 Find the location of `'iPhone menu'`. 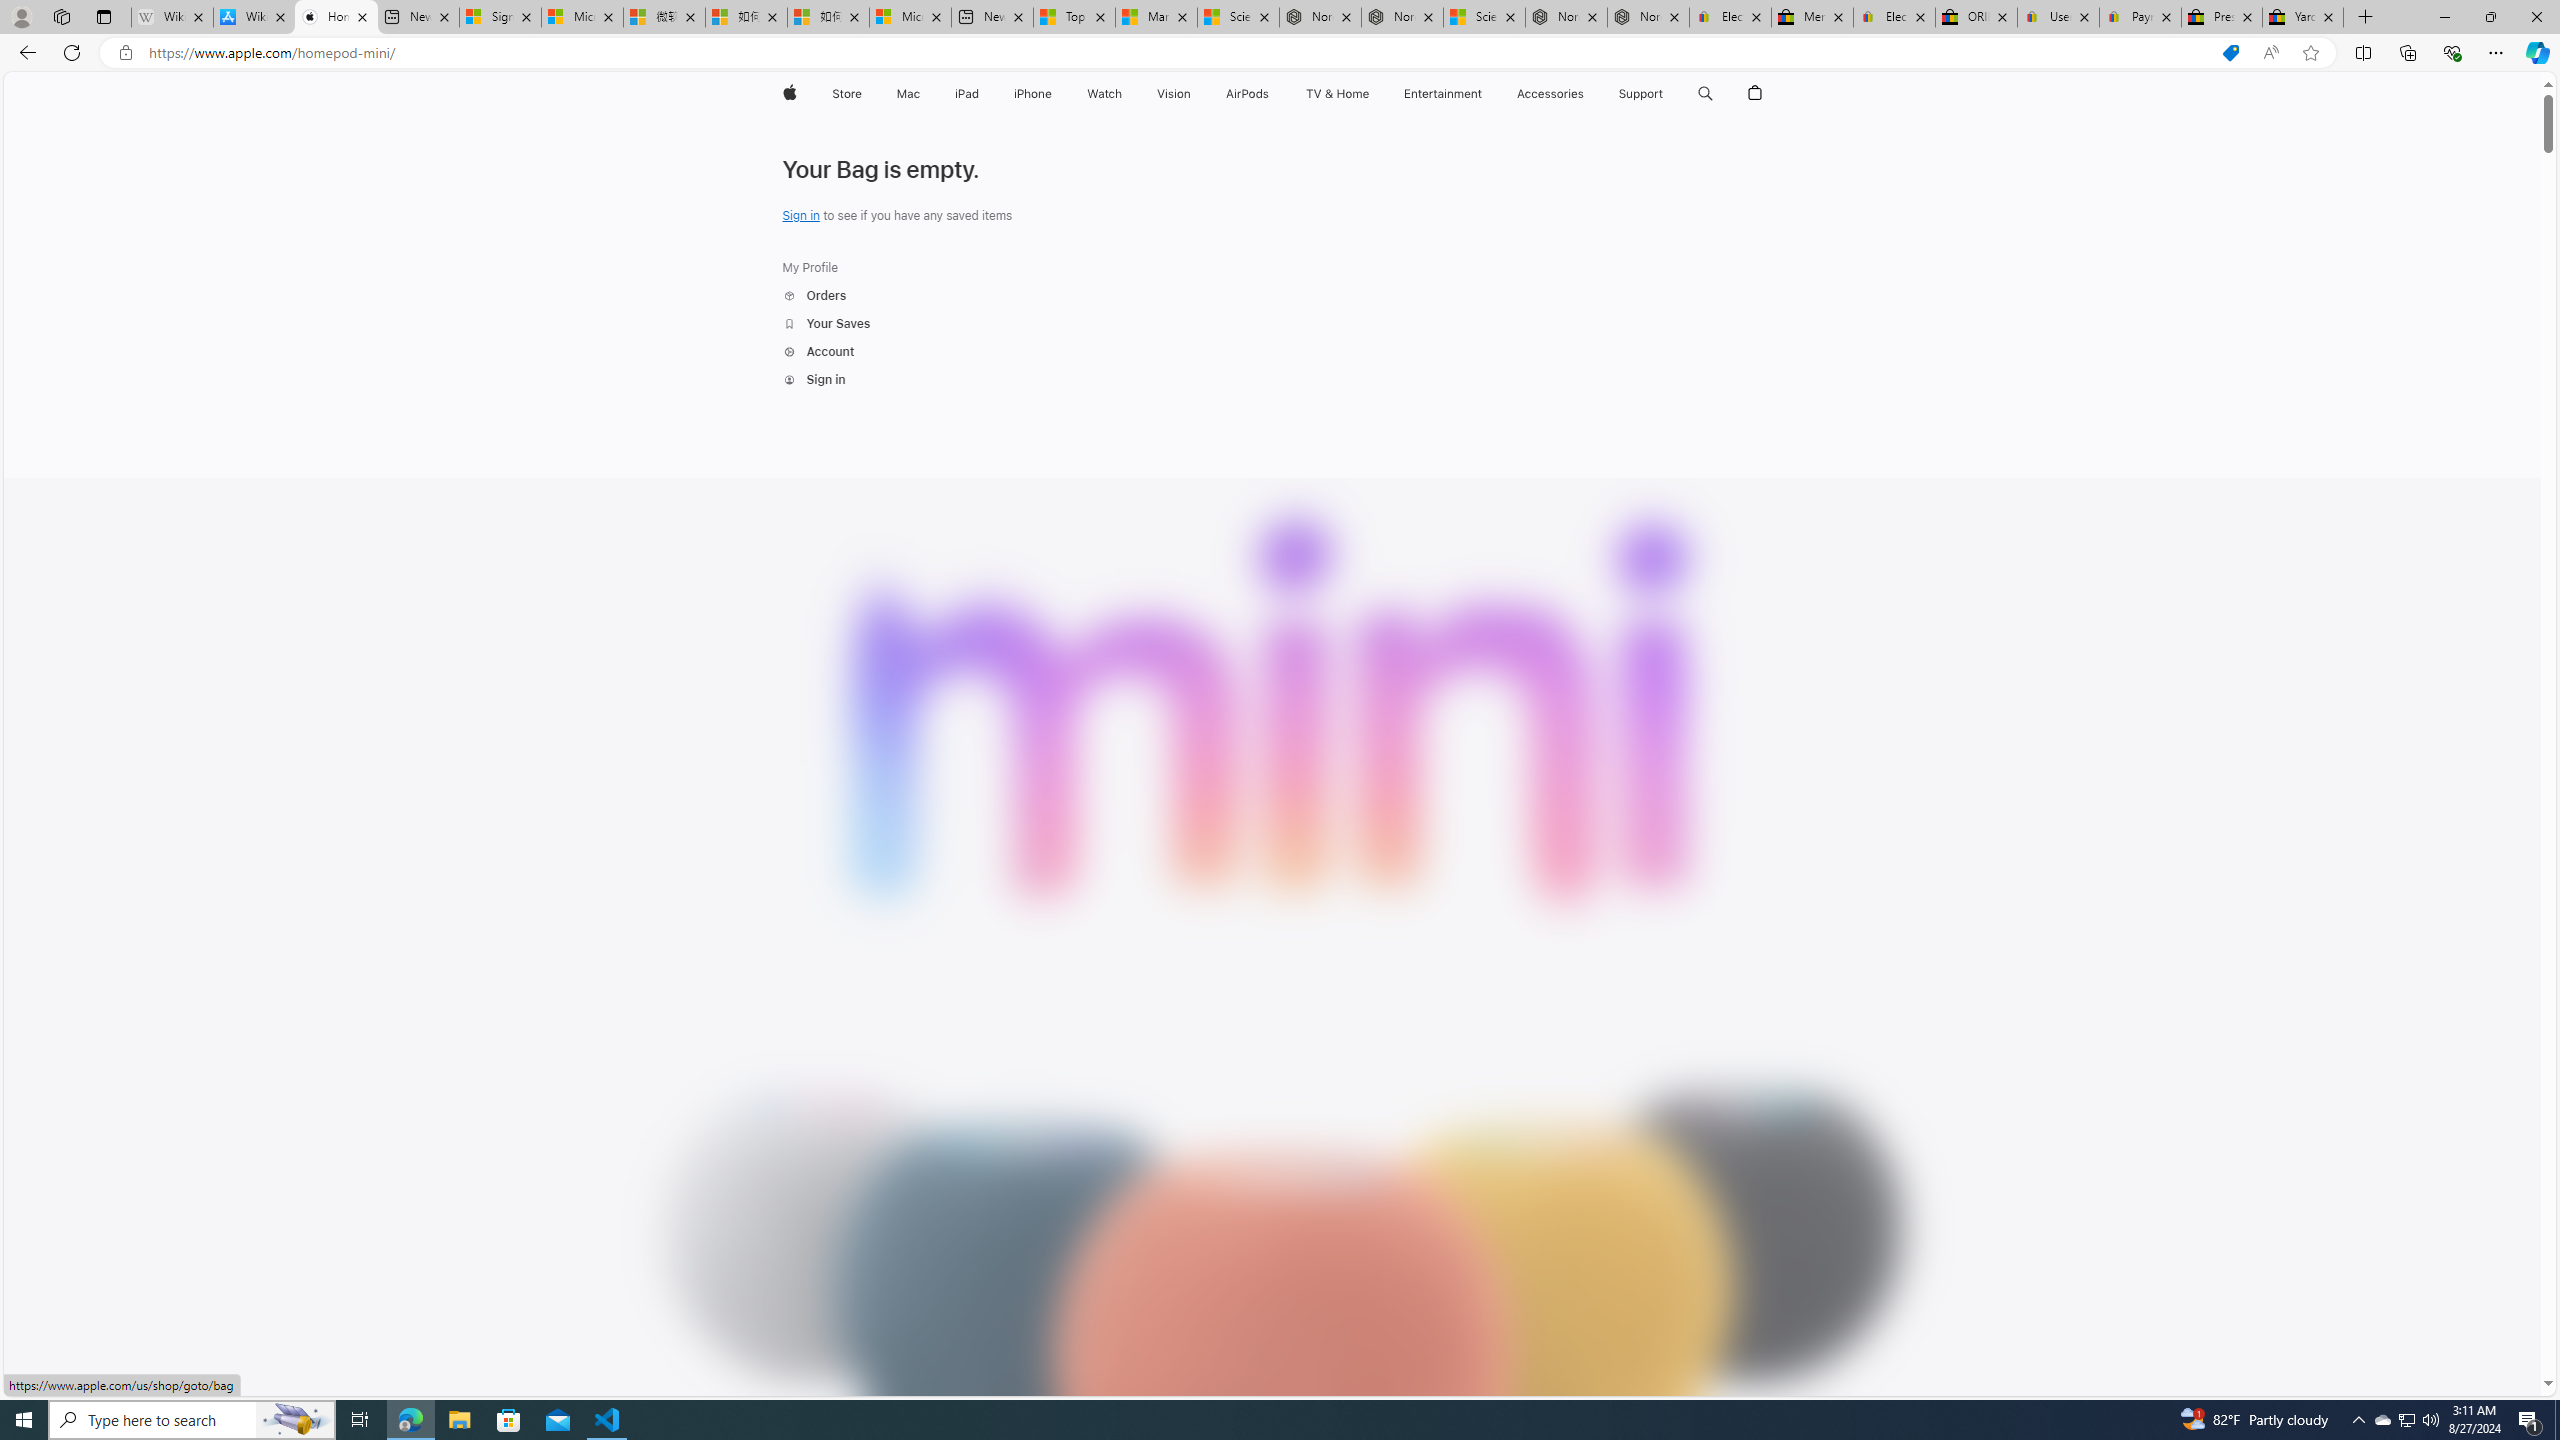

'iPhone menu' is located at coordinates (1055, 93).